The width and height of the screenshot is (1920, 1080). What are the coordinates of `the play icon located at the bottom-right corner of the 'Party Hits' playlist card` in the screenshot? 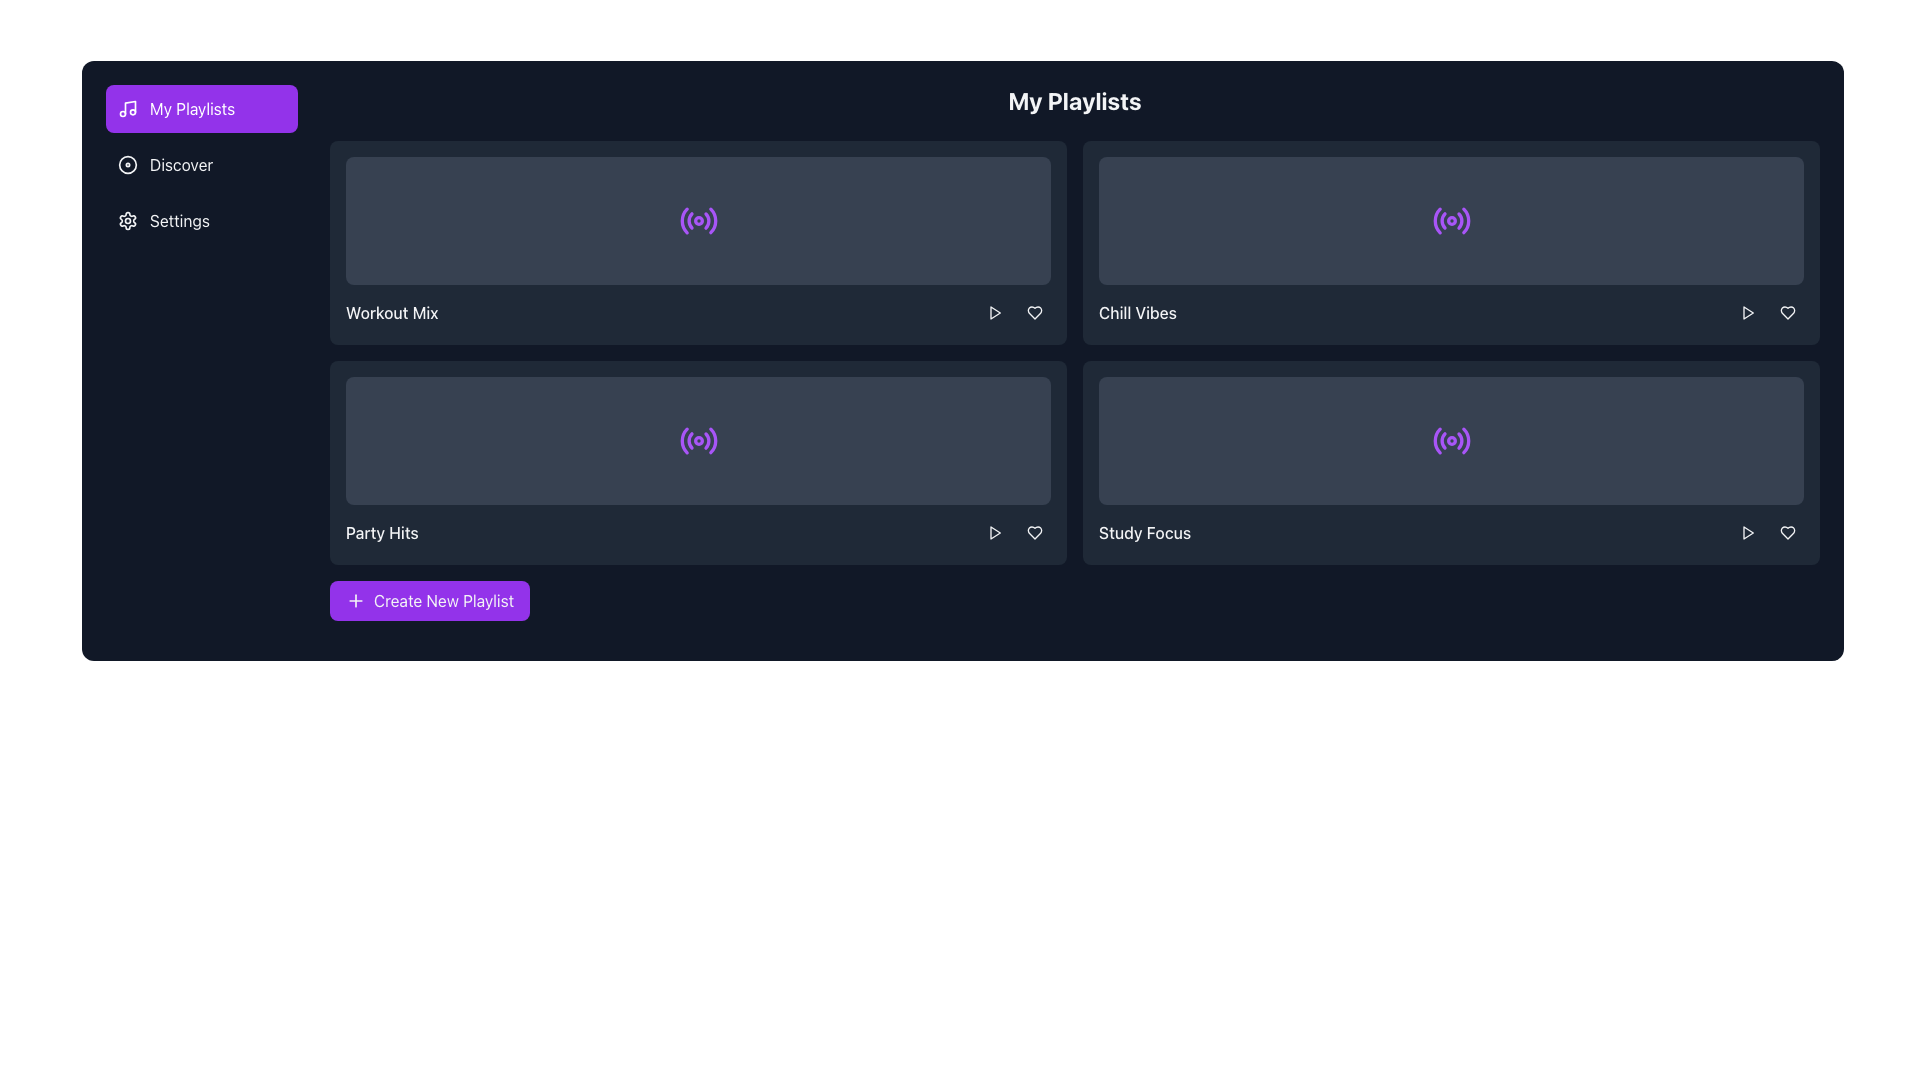 It's located at (995, 531).